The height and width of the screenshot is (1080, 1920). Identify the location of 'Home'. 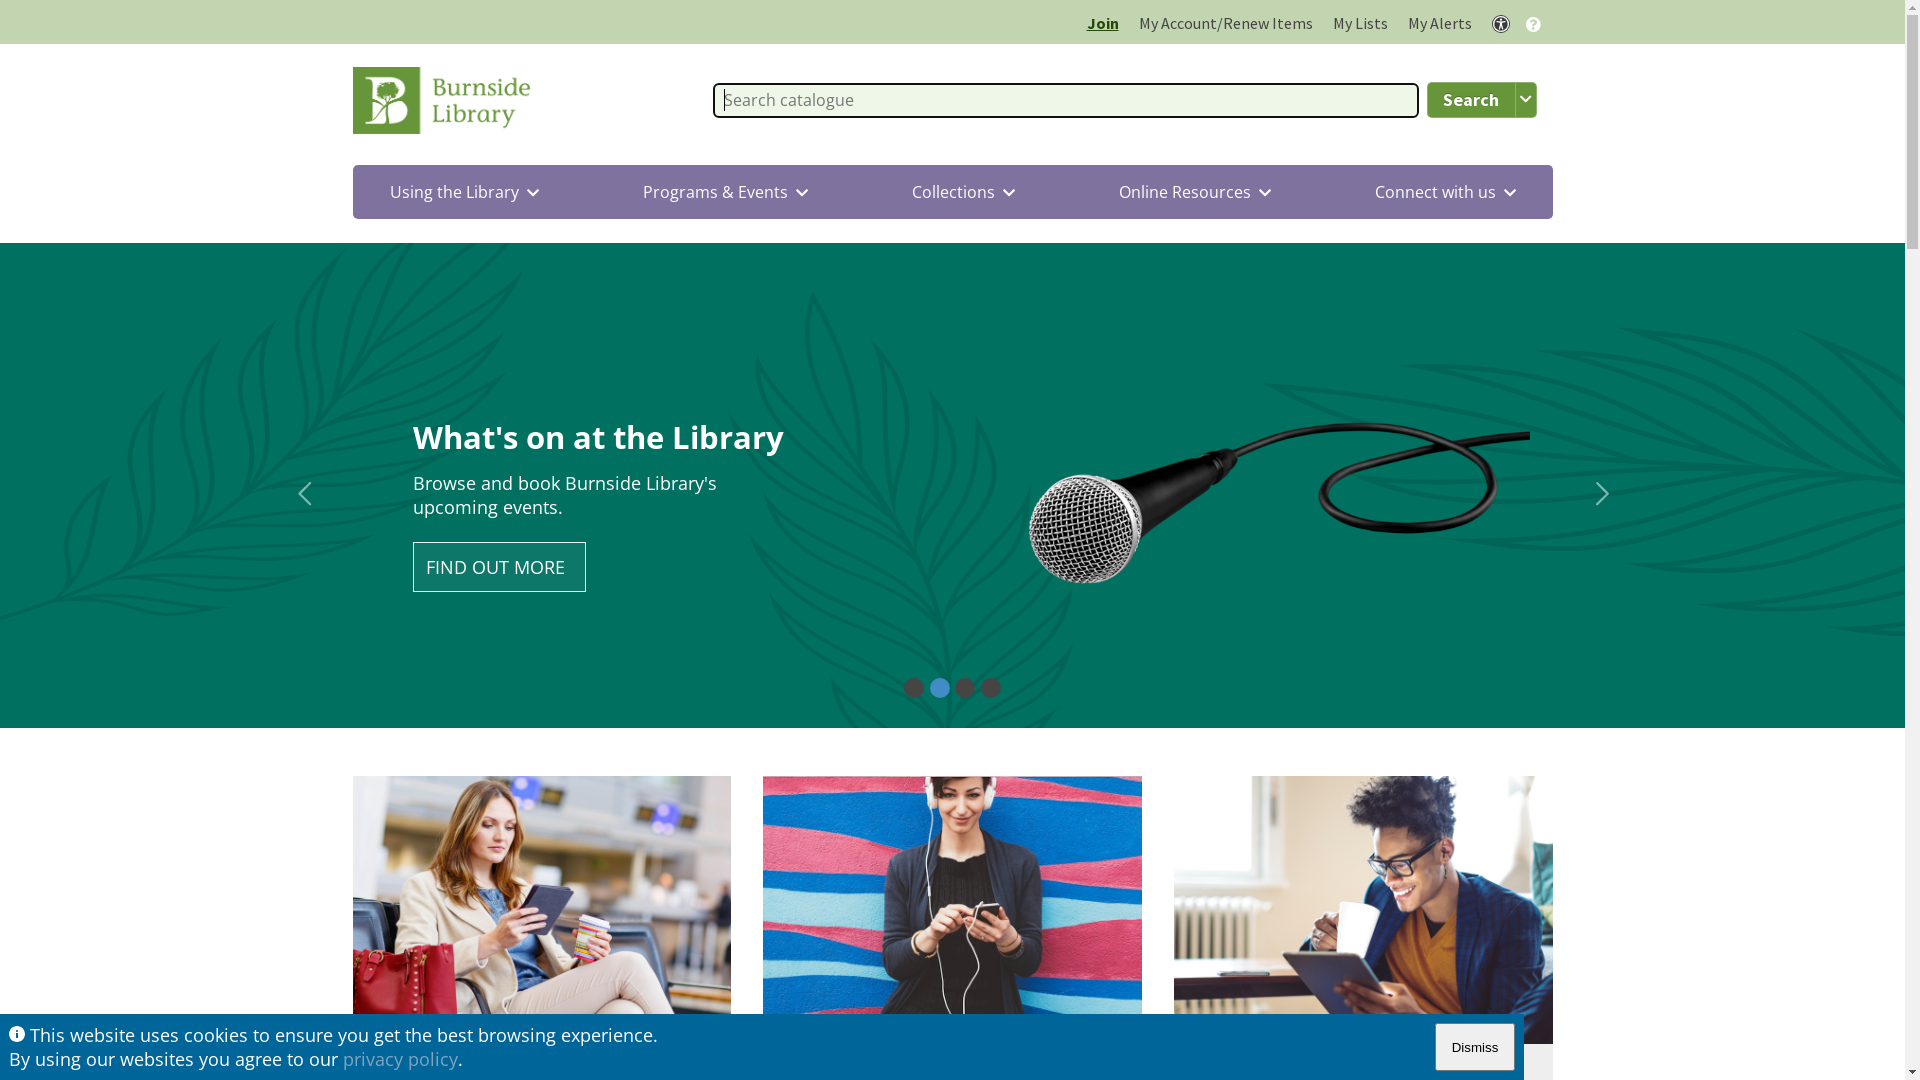
(445, 100).